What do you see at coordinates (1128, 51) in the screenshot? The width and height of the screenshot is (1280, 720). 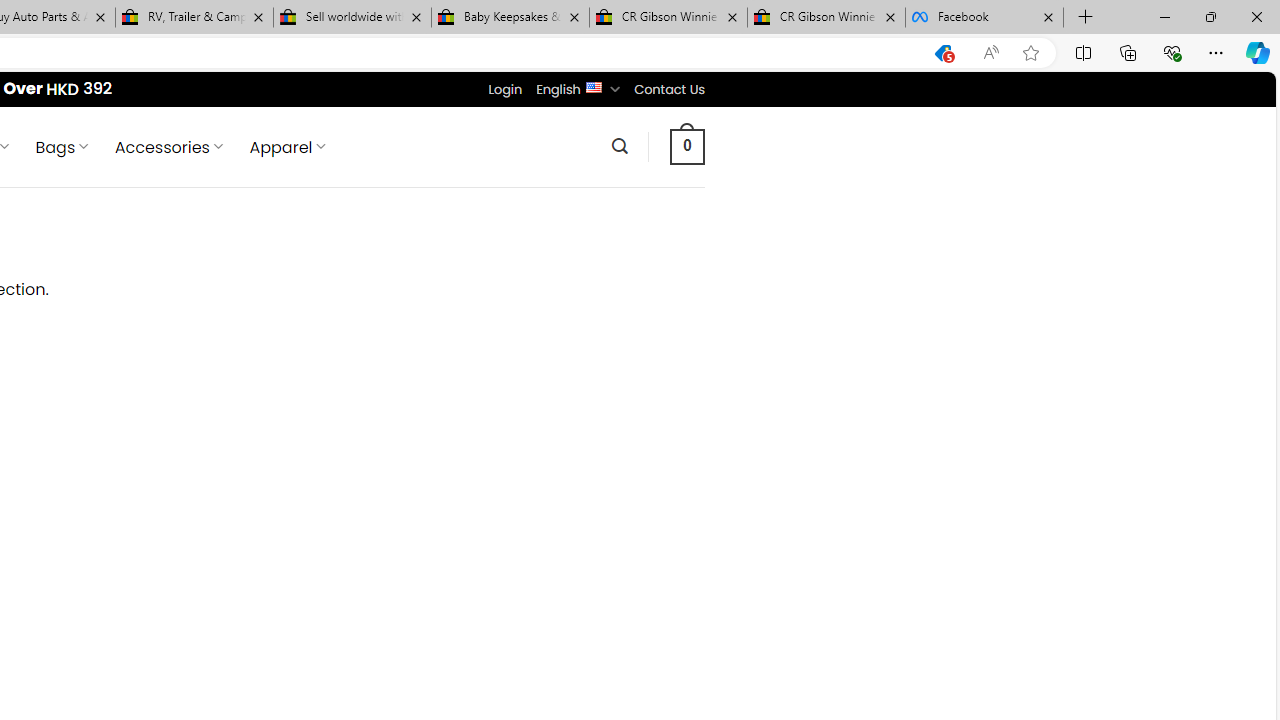 I see `'Collections'` at bounding box center [1128, 51].